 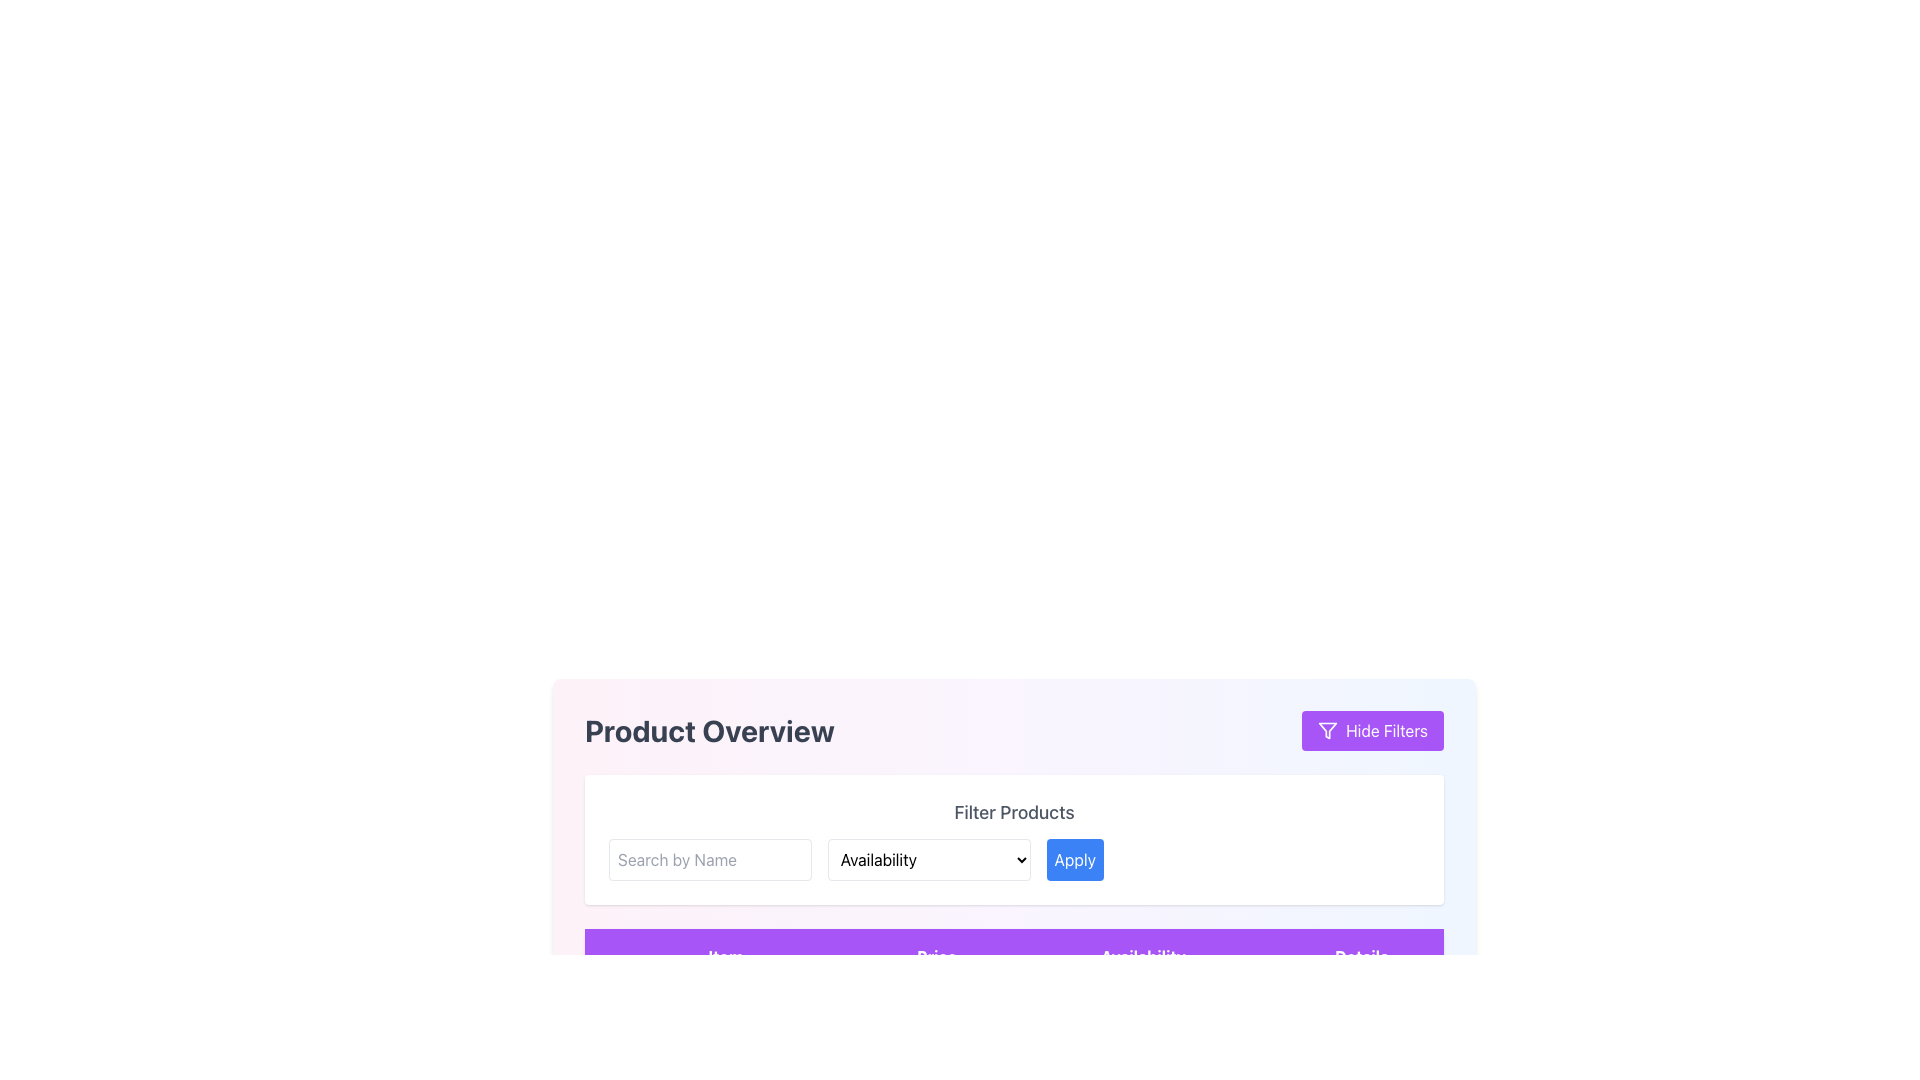 I want to click on the 'Availability' static text label, which is the third label in a row of four, located between 'Price' and 'Details' on a vibrant purple background, so click(x=1143, y=955).